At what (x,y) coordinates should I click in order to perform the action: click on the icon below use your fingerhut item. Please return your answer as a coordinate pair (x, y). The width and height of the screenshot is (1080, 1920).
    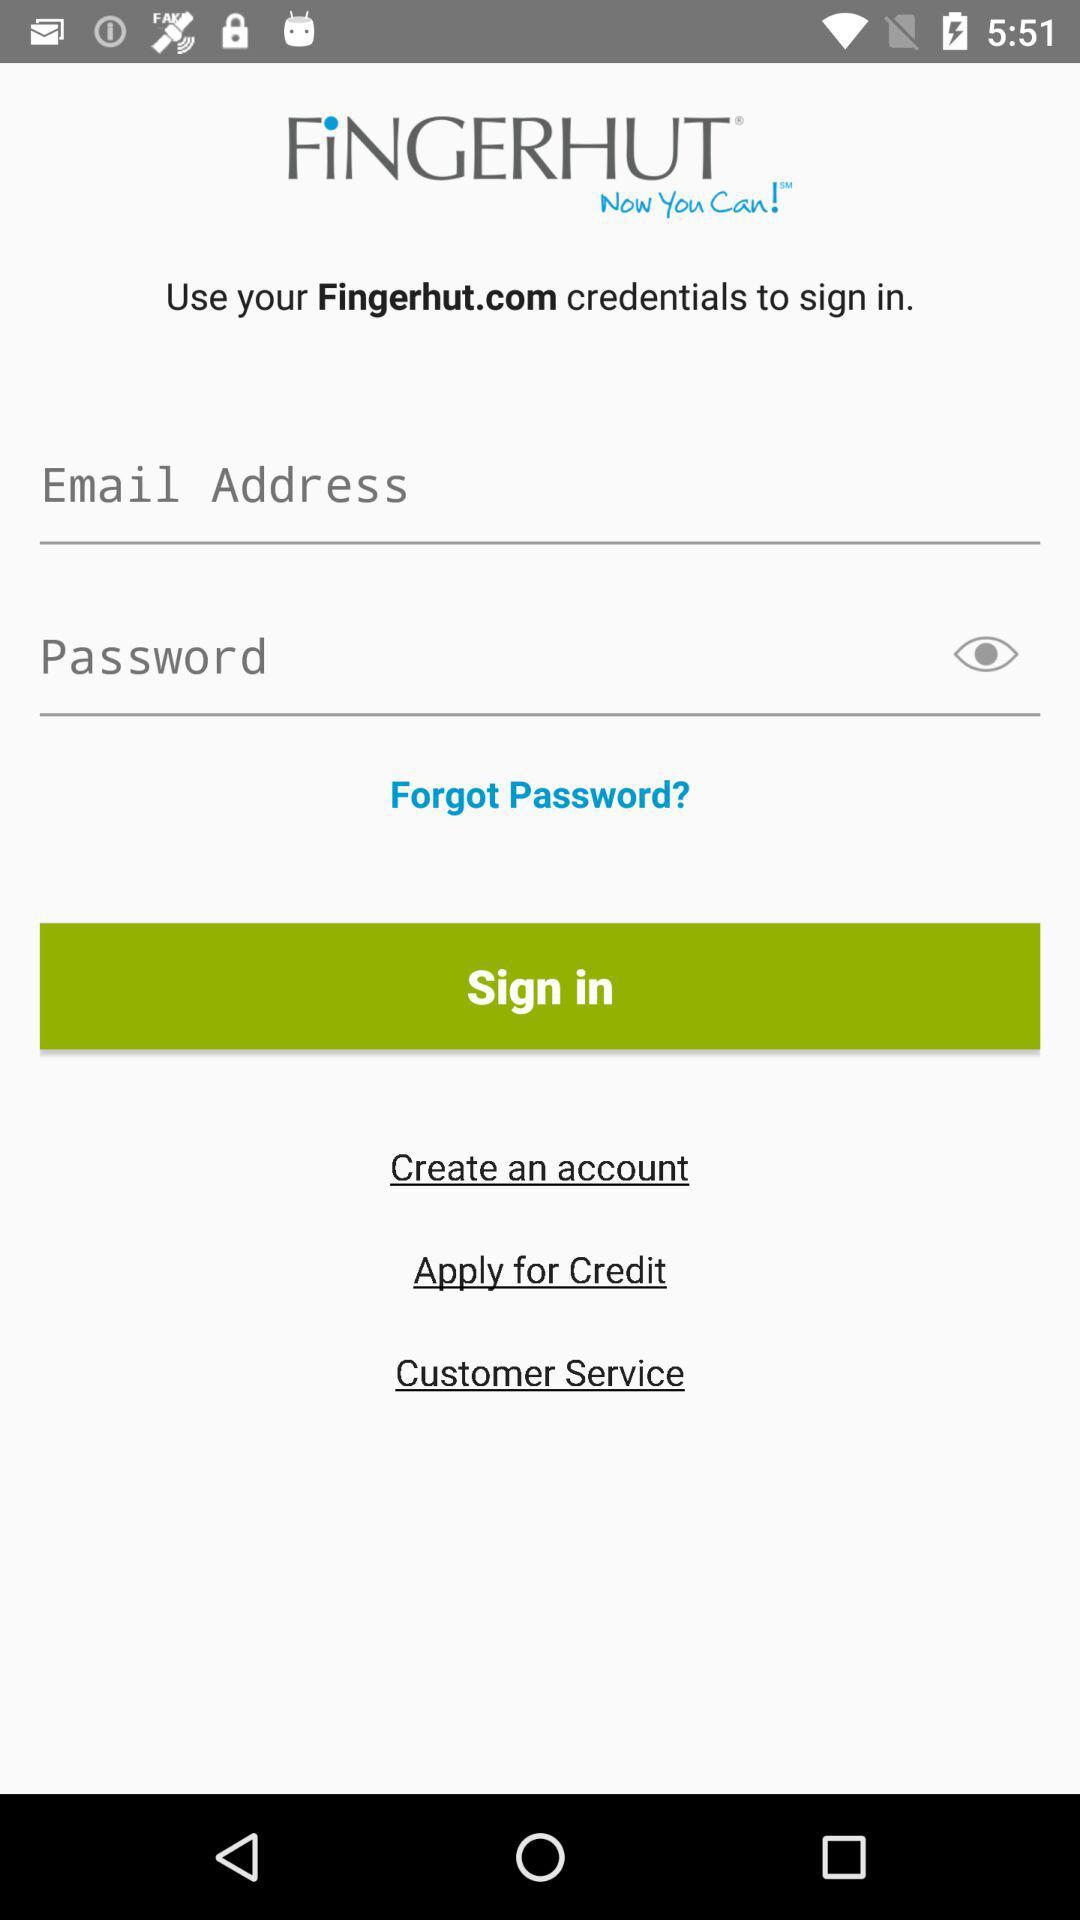
    Looking at the image, I should click on (540, 483).